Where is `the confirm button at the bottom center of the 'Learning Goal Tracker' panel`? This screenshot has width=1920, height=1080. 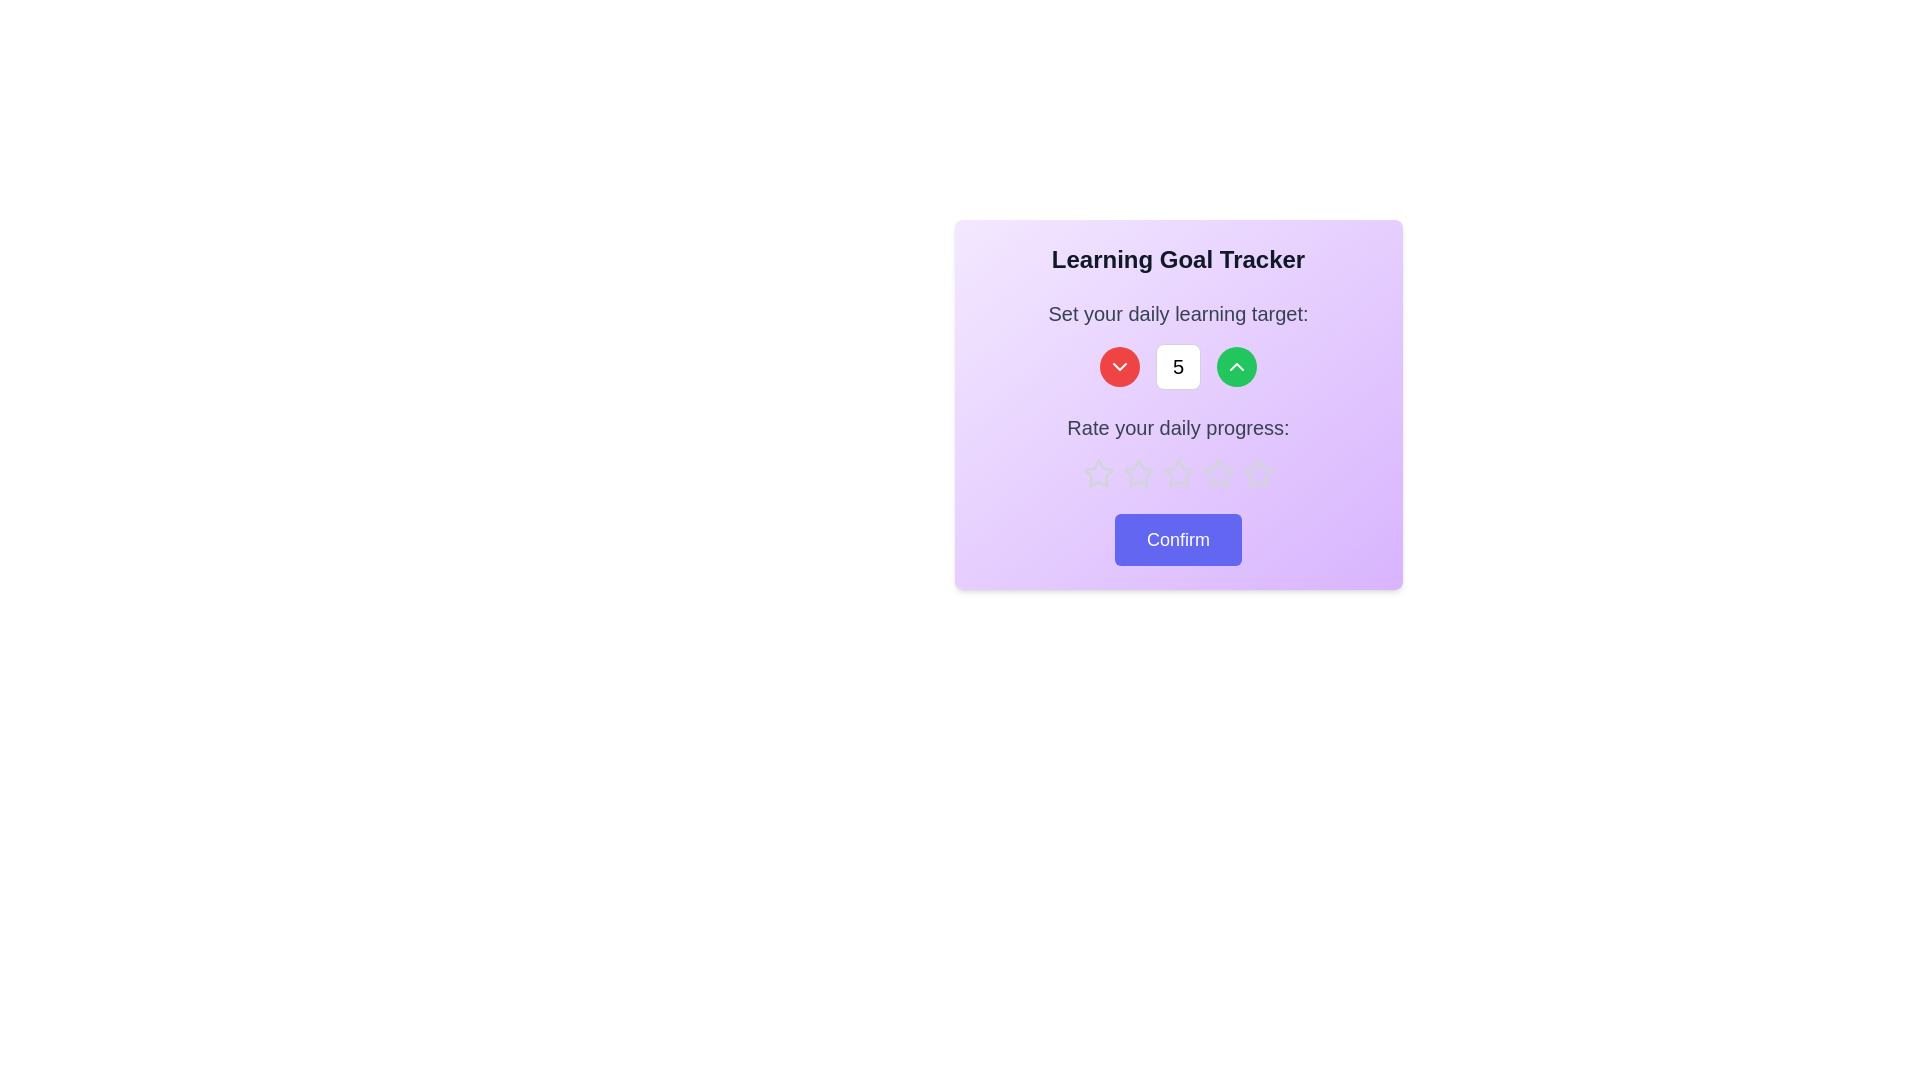 the confirm button at the bottom center of the 'Learning Goal Tracker' panel is located at coordinates (1178, 540).